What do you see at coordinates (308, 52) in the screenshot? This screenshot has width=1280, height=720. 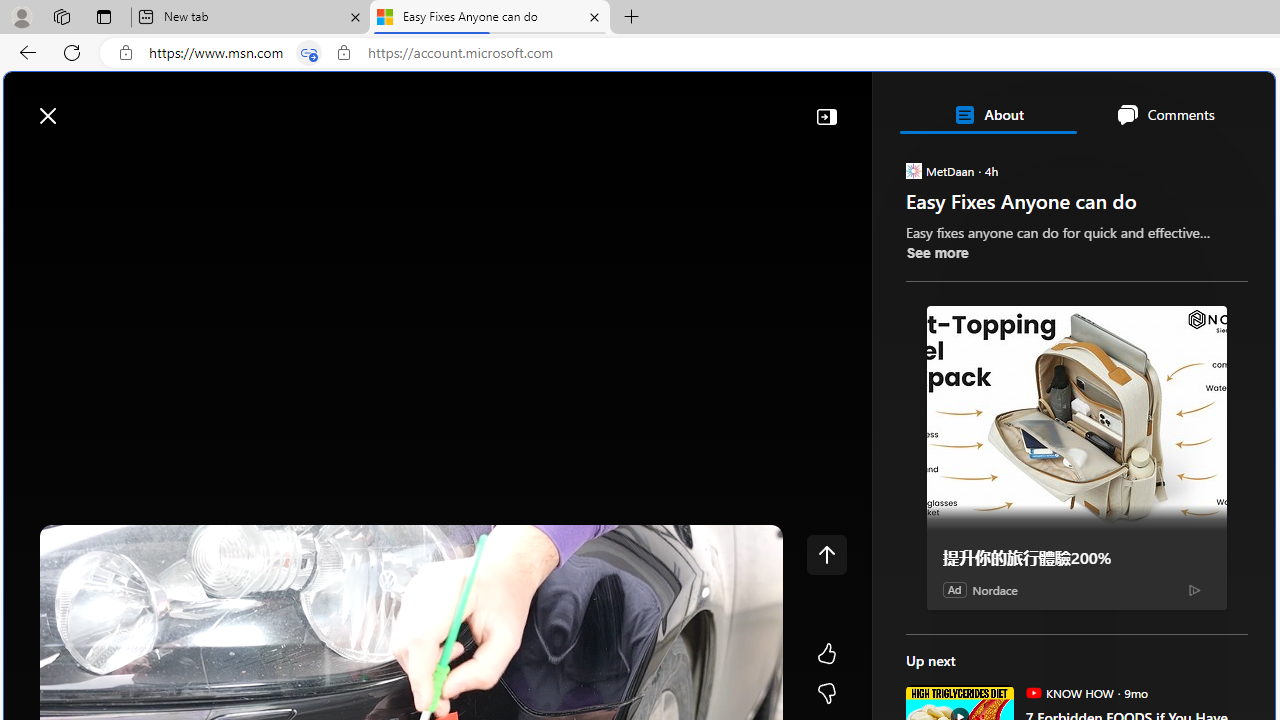 I see `'Tabs in split screen'` at bounding box center [308, 52].